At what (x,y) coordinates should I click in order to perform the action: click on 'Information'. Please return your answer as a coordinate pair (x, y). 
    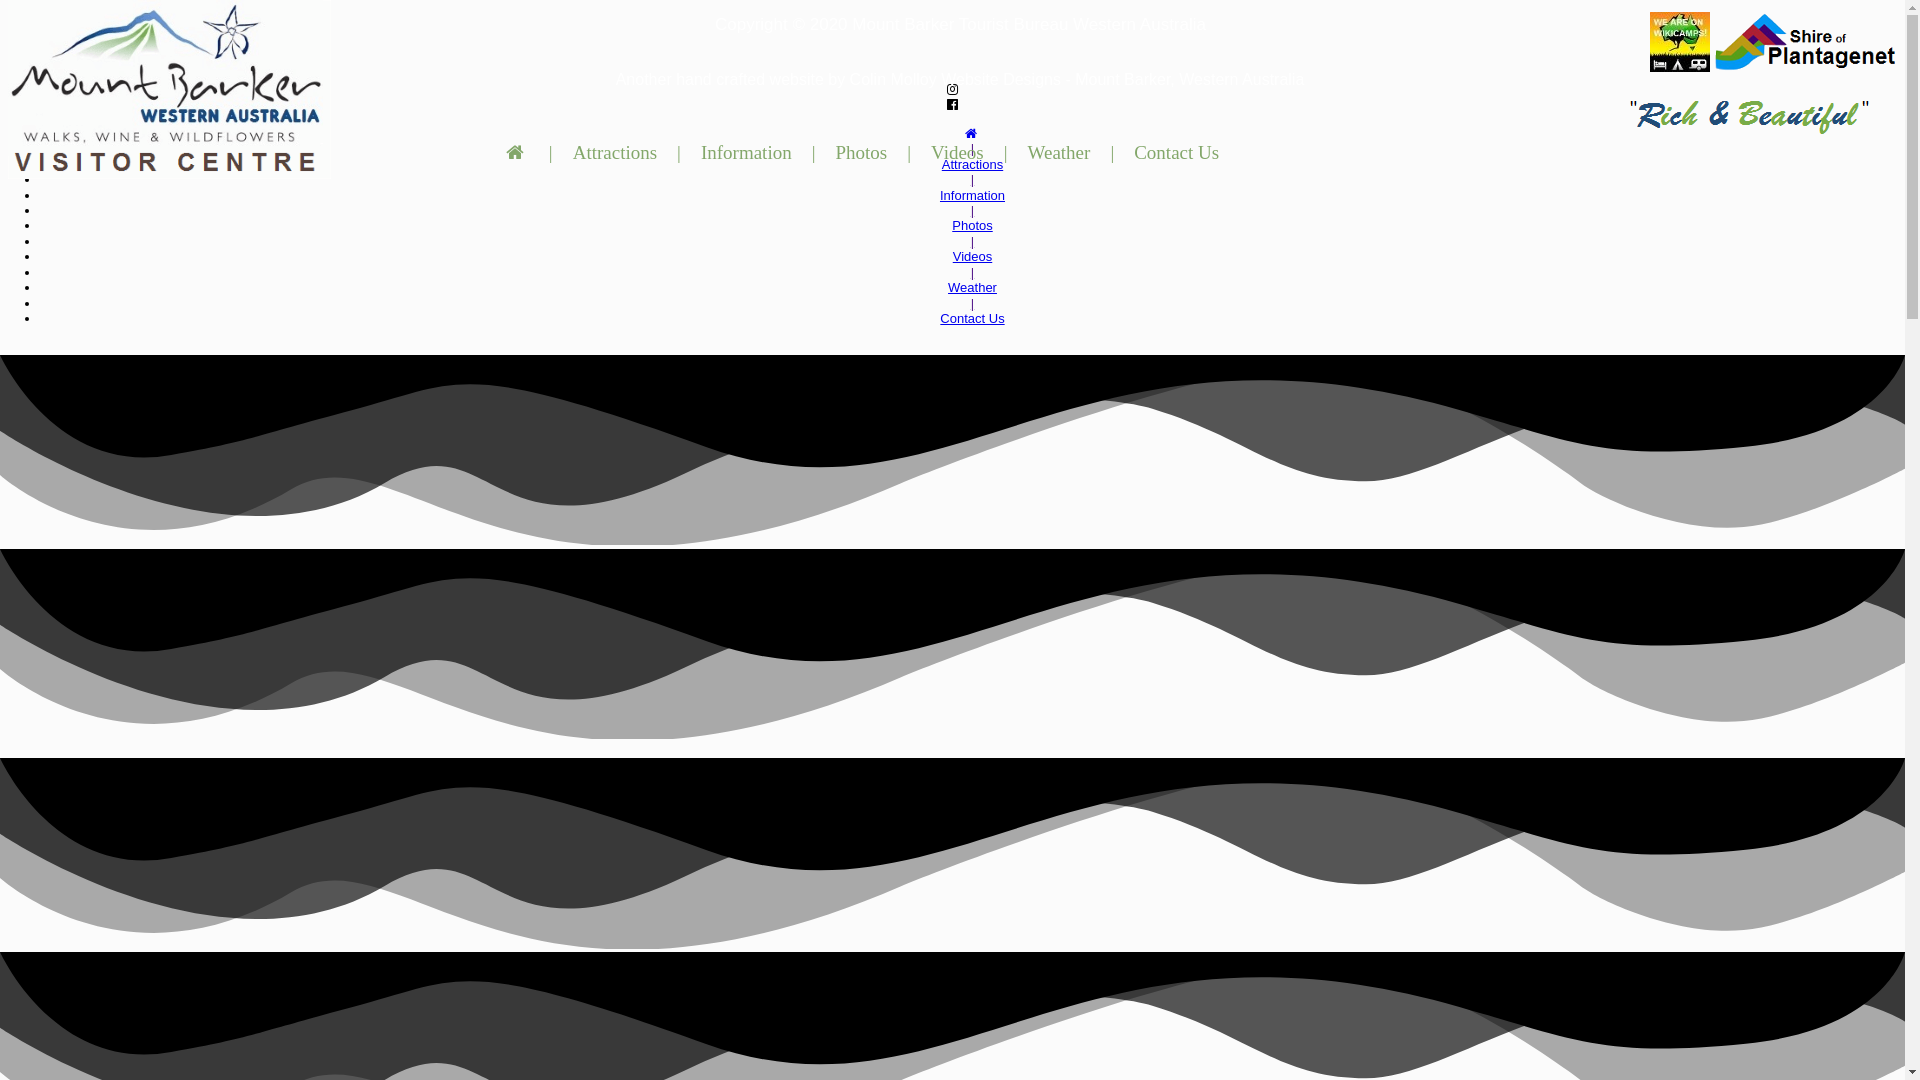
    Looking at the image, I should click on (972, 195).